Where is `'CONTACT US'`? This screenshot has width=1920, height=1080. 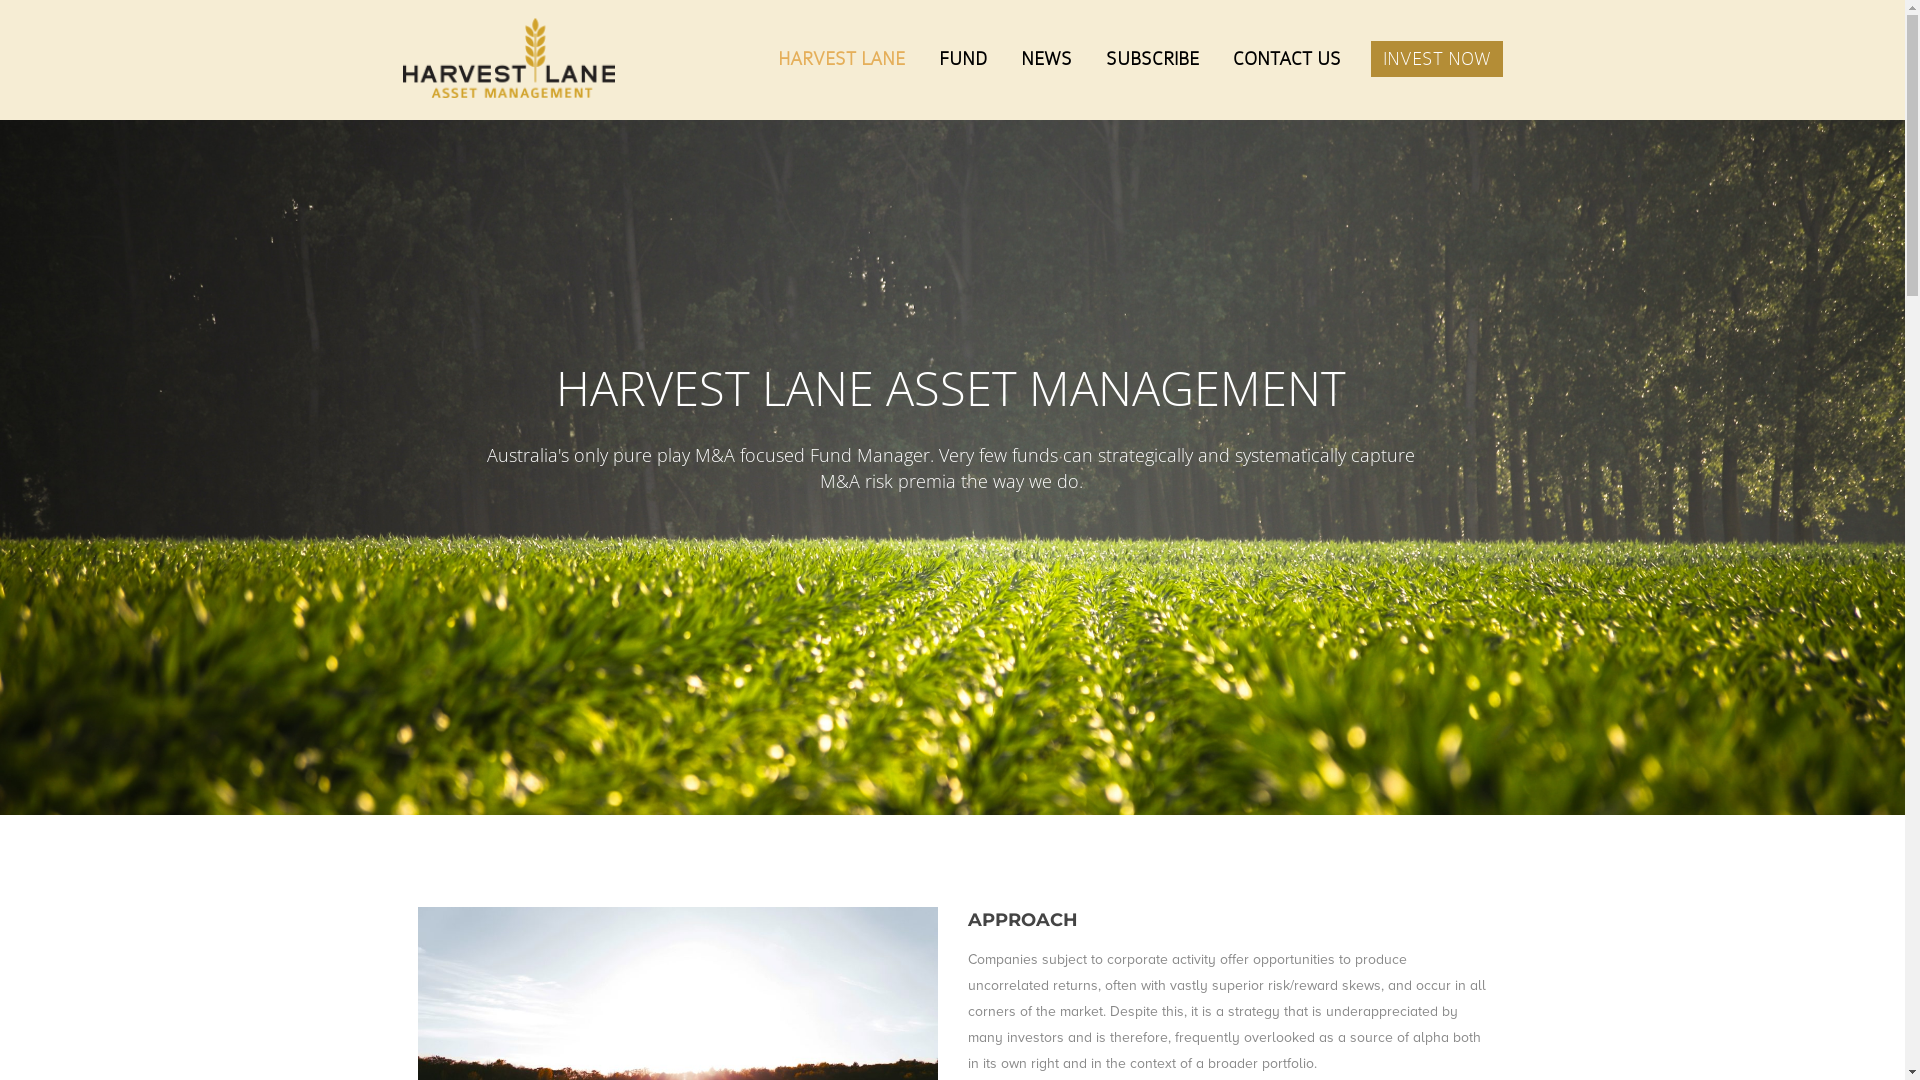
'CONTACT US' is located at coordinates (1218, 57).